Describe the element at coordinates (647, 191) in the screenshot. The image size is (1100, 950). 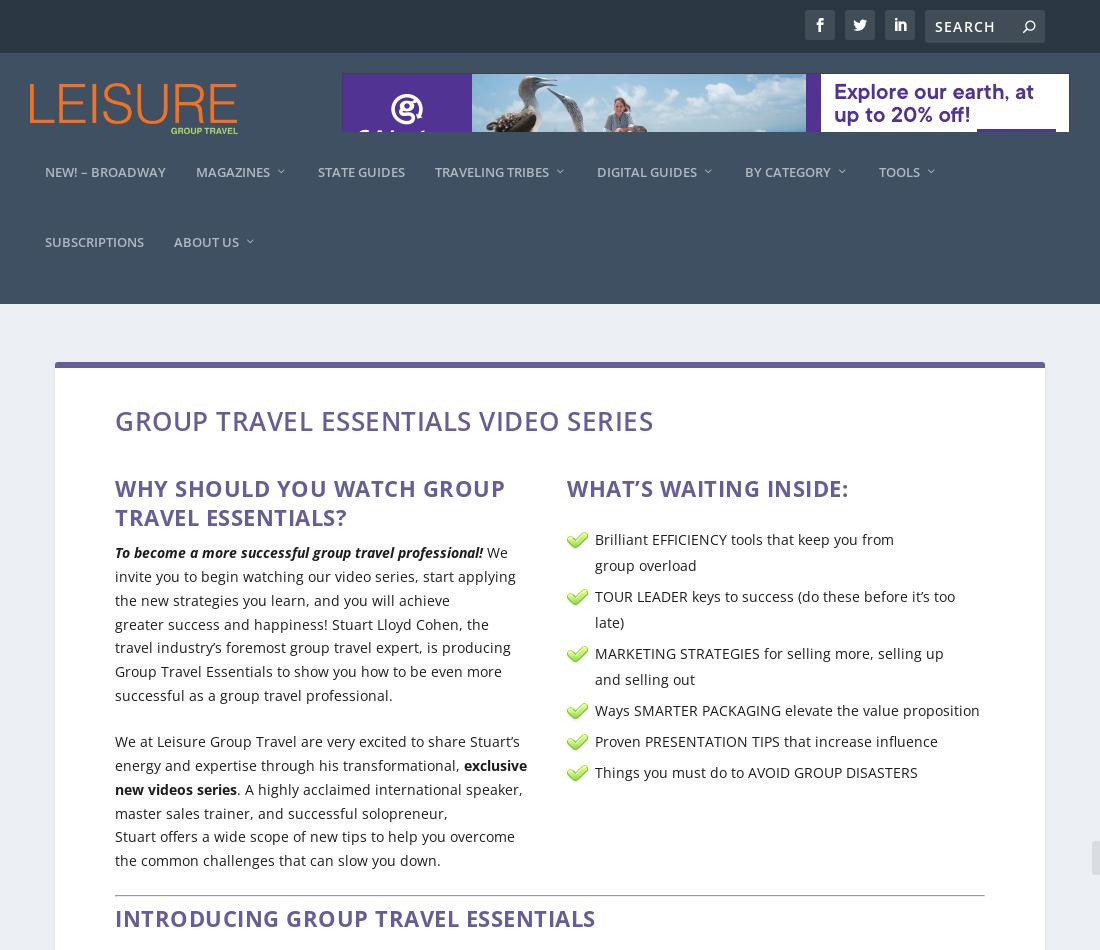
I see `'Digital Guides'` at that location.